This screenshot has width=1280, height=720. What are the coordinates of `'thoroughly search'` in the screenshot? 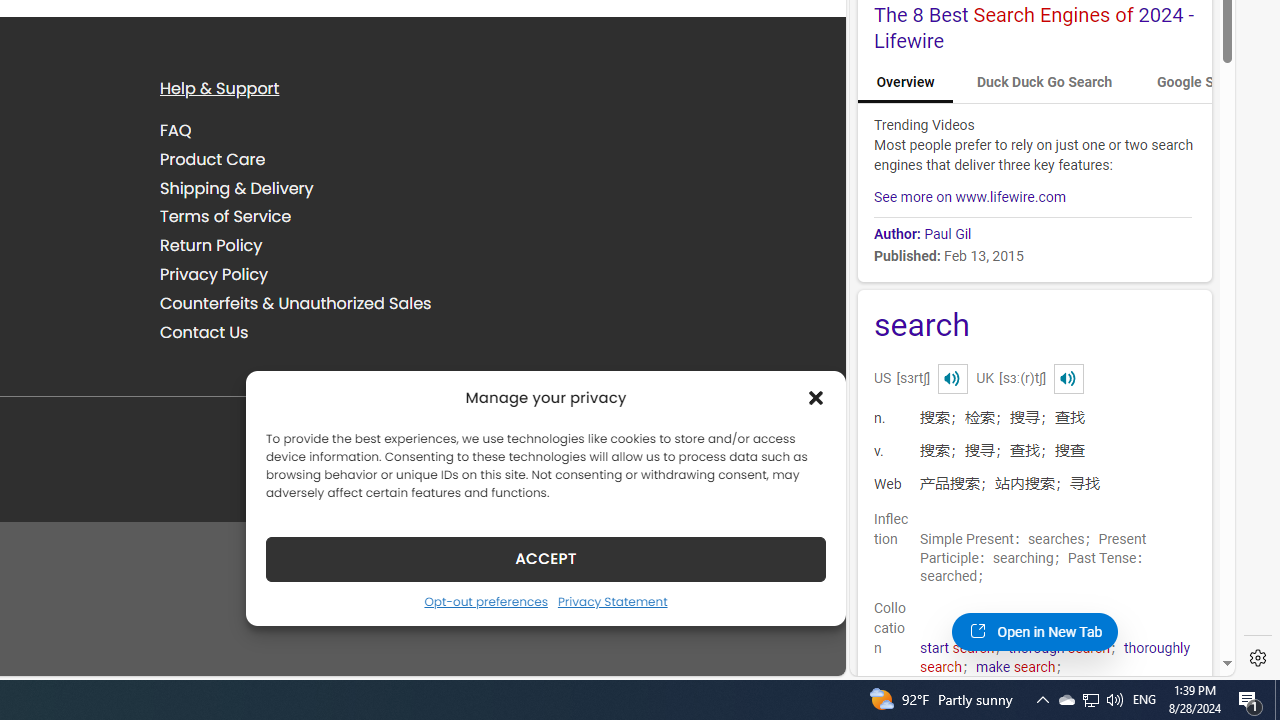 It's located at (1054, 658).